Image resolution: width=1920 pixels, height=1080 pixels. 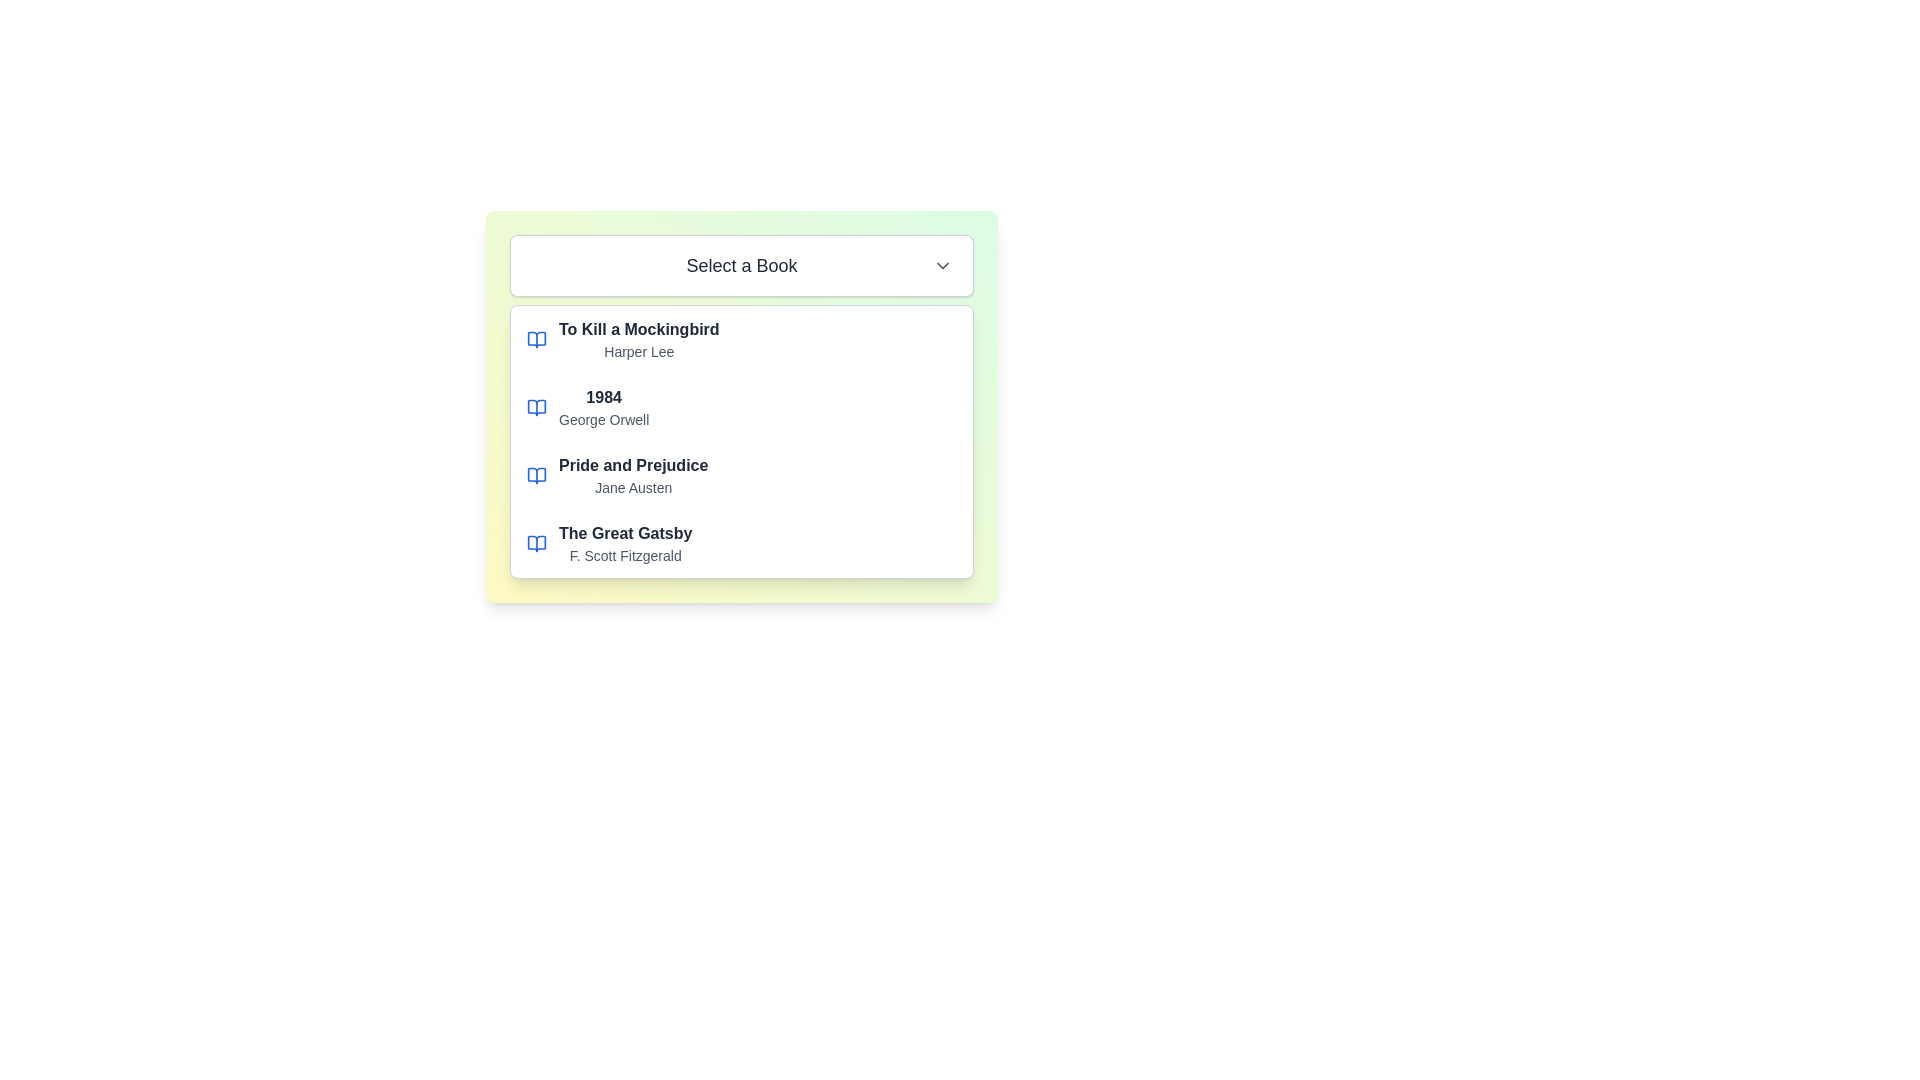 I want to click on the text label displaying 'Pride and Prejudice', which is the third item in a dropdown list and is styled in bold dark-gray font, so click(x=632, y=466).